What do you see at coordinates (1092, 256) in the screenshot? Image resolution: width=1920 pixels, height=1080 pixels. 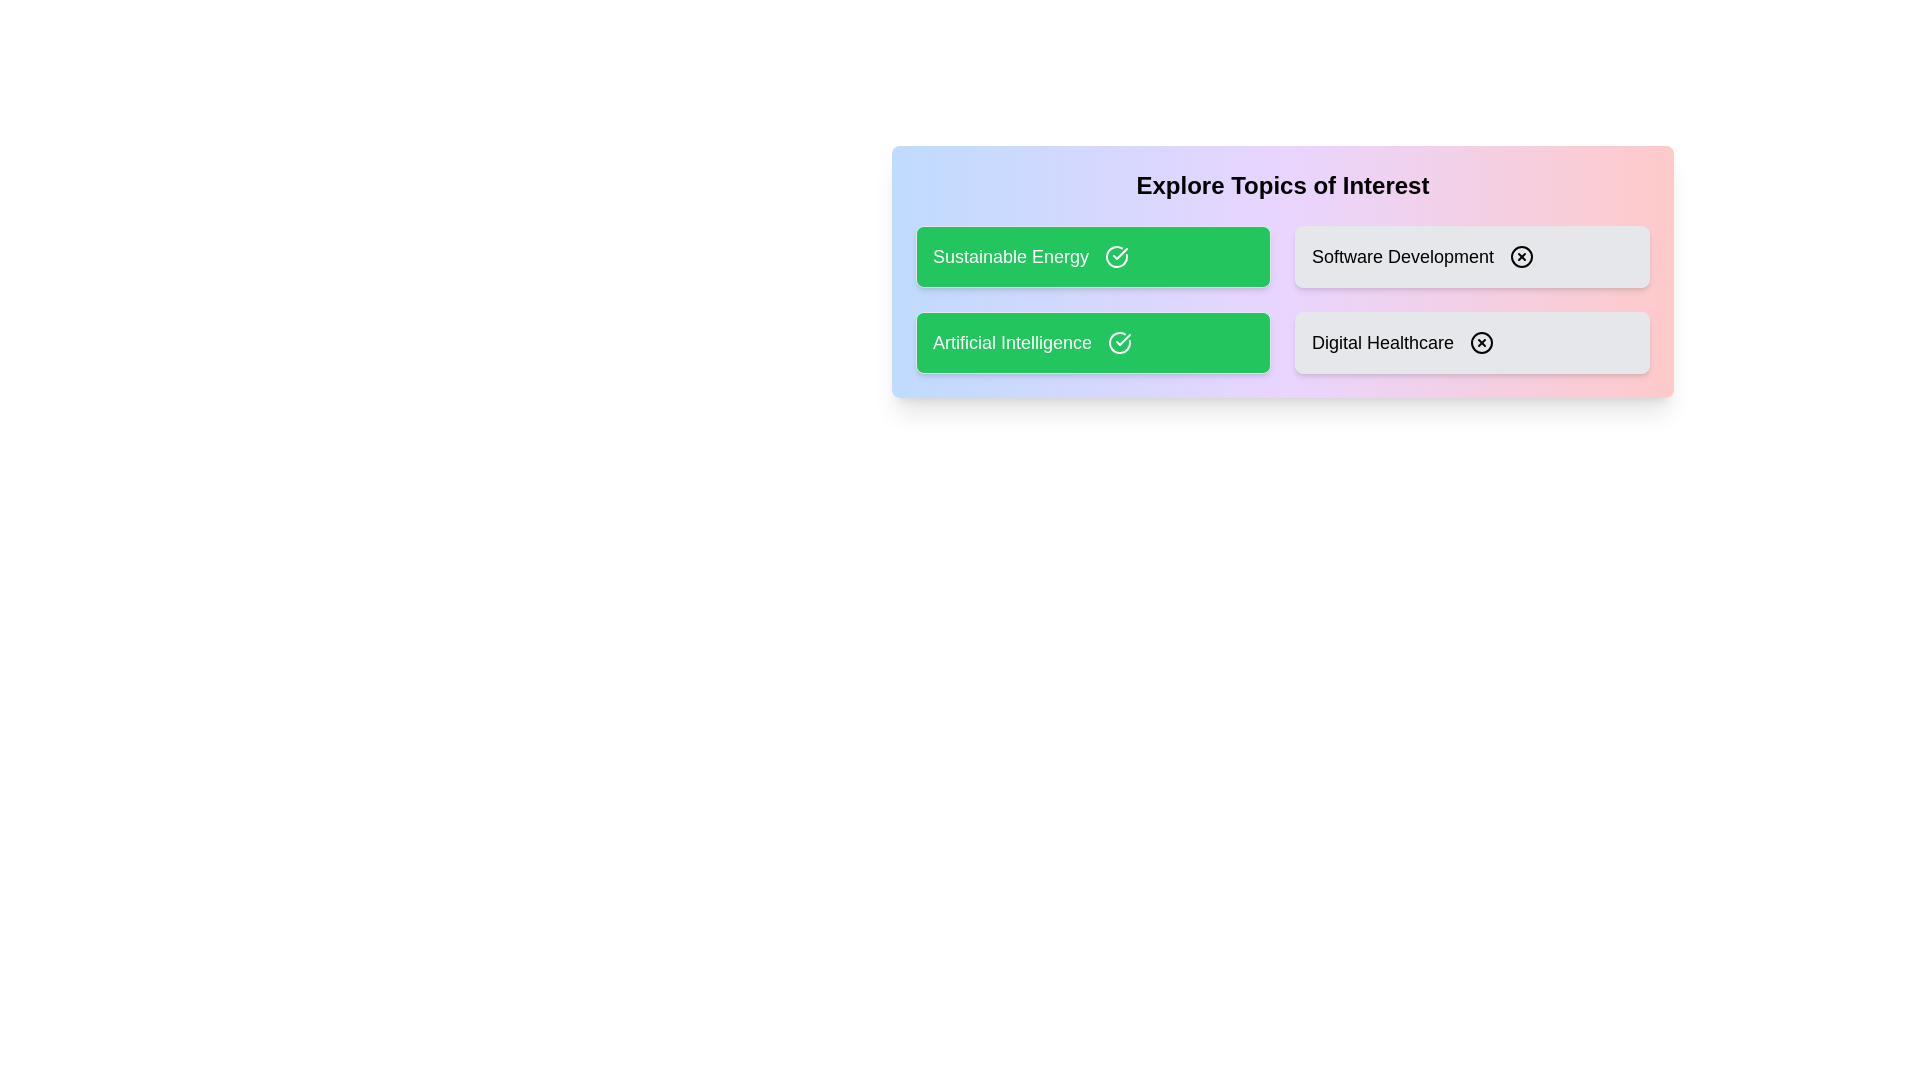 I see `the topic card labeled Sustainable Energy to toggle its selection state` at bounding box center [1092, 256].